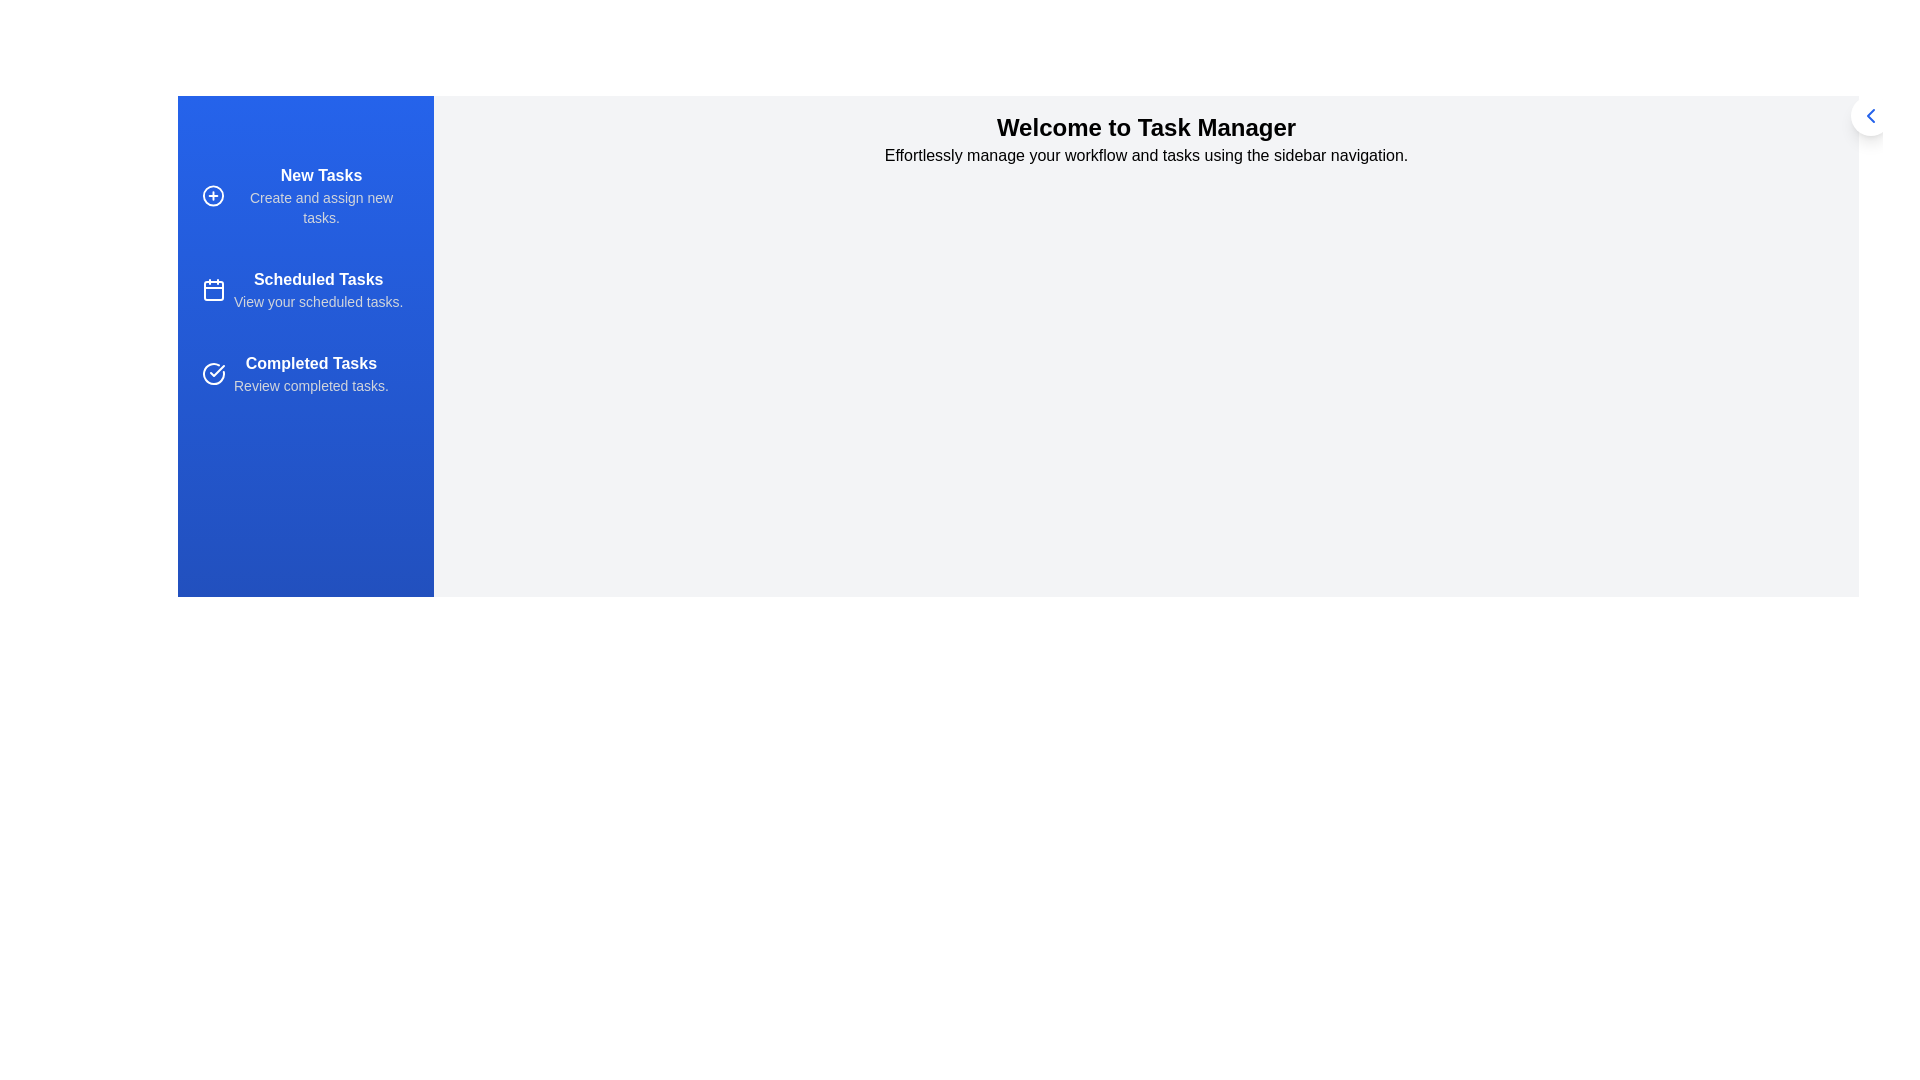 This screenshot has width=1920, height=1080. Describe the element at coordinates (305, 374) in the screenshot. I see `the 'Completed Tasks' item in the sidebar` at that location.